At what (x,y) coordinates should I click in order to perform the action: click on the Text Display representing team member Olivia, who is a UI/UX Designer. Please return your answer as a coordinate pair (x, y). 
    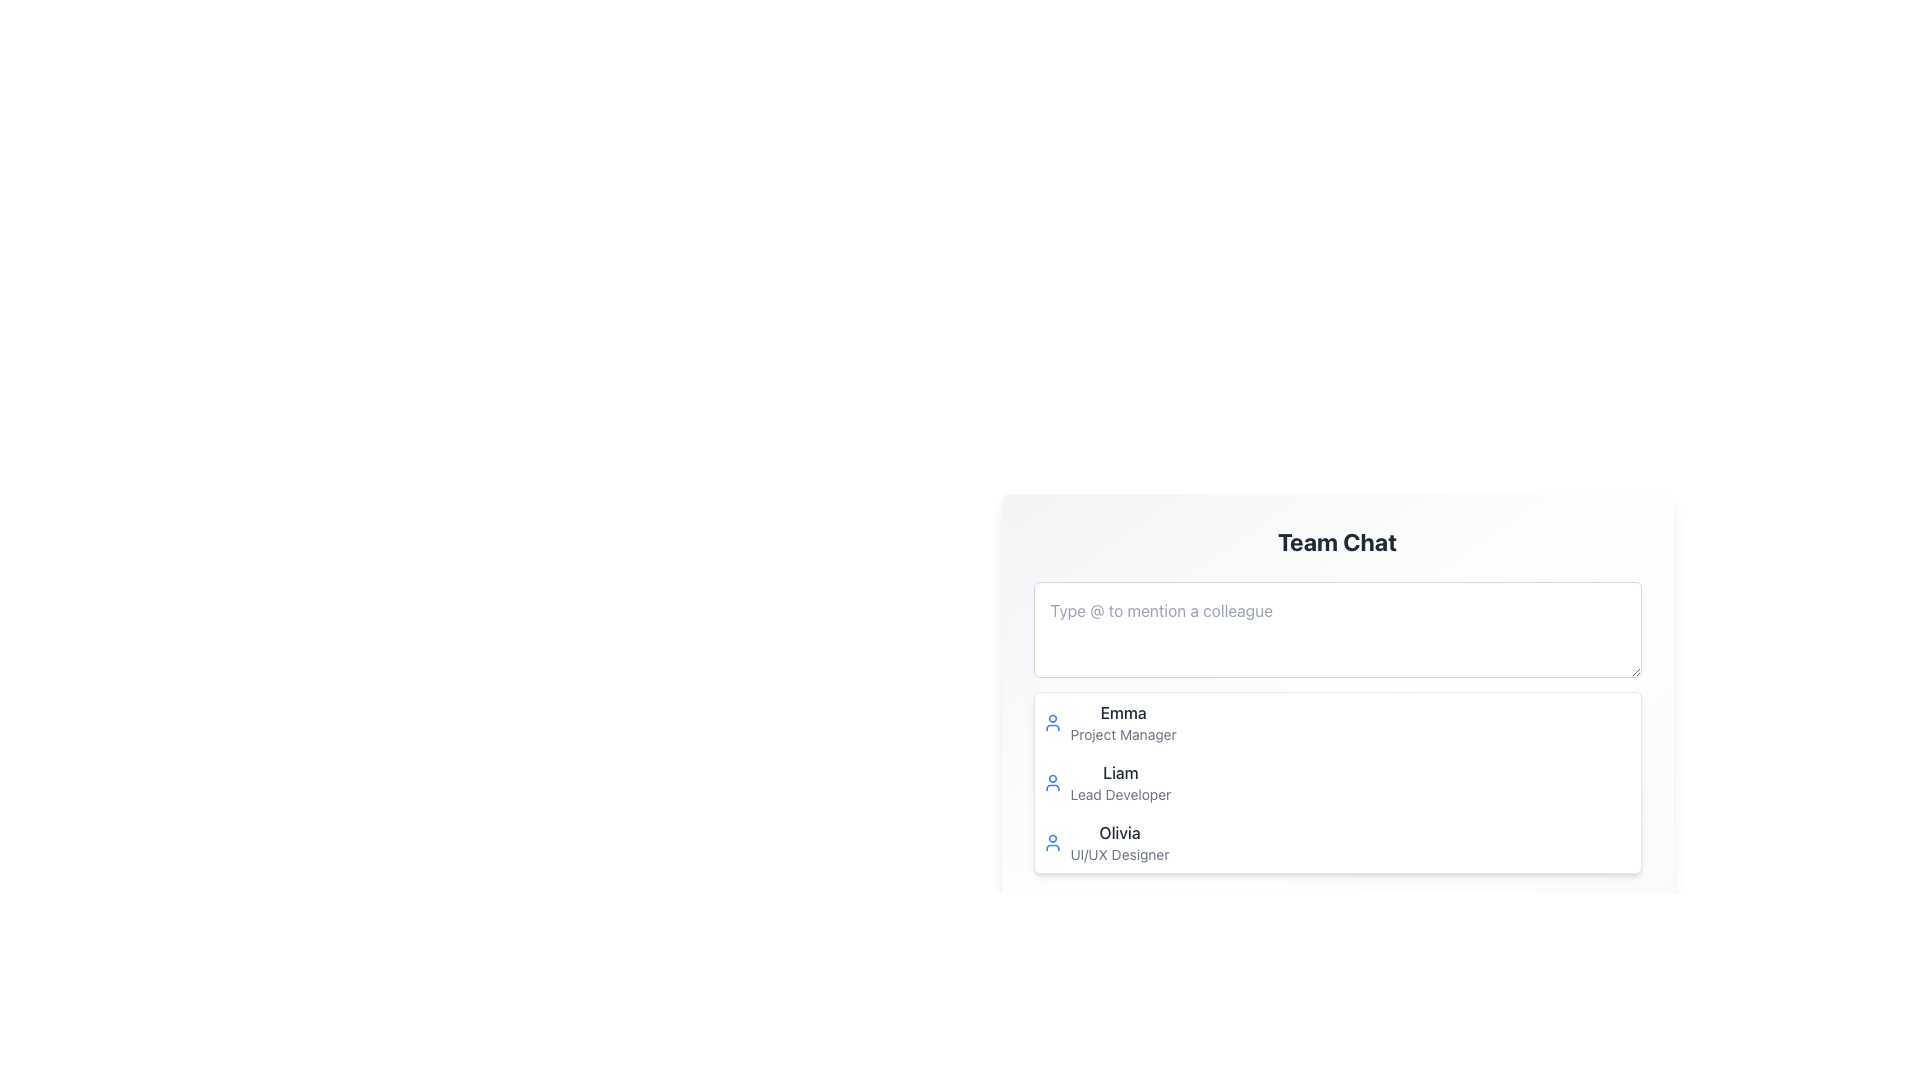
    Looking at the image, I should click on (1118, 843).